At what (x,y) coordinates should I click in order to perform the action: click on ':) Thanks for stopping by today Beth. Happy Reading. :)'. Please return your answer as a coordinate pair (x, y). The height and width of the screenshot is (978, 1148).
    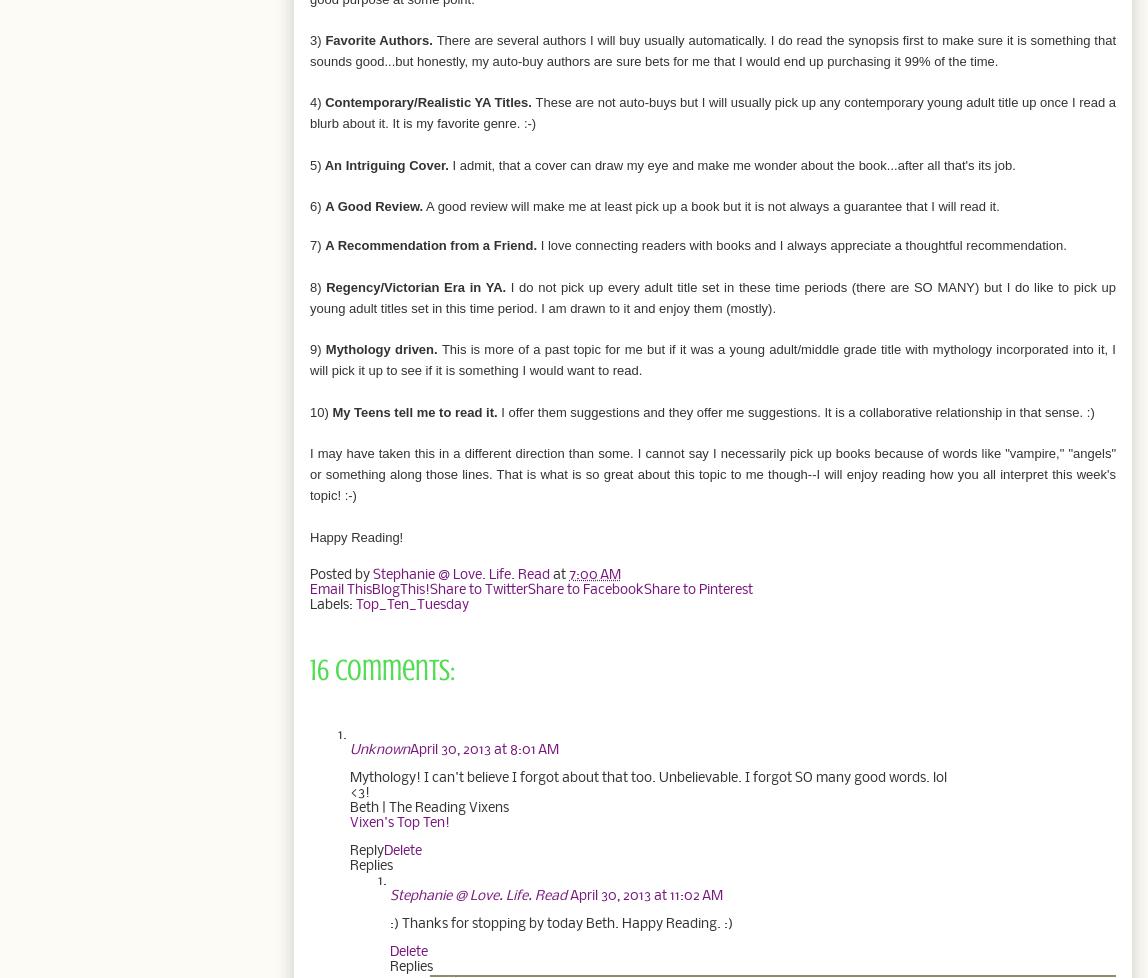
    Looking at the image, I should click on (389, 922).